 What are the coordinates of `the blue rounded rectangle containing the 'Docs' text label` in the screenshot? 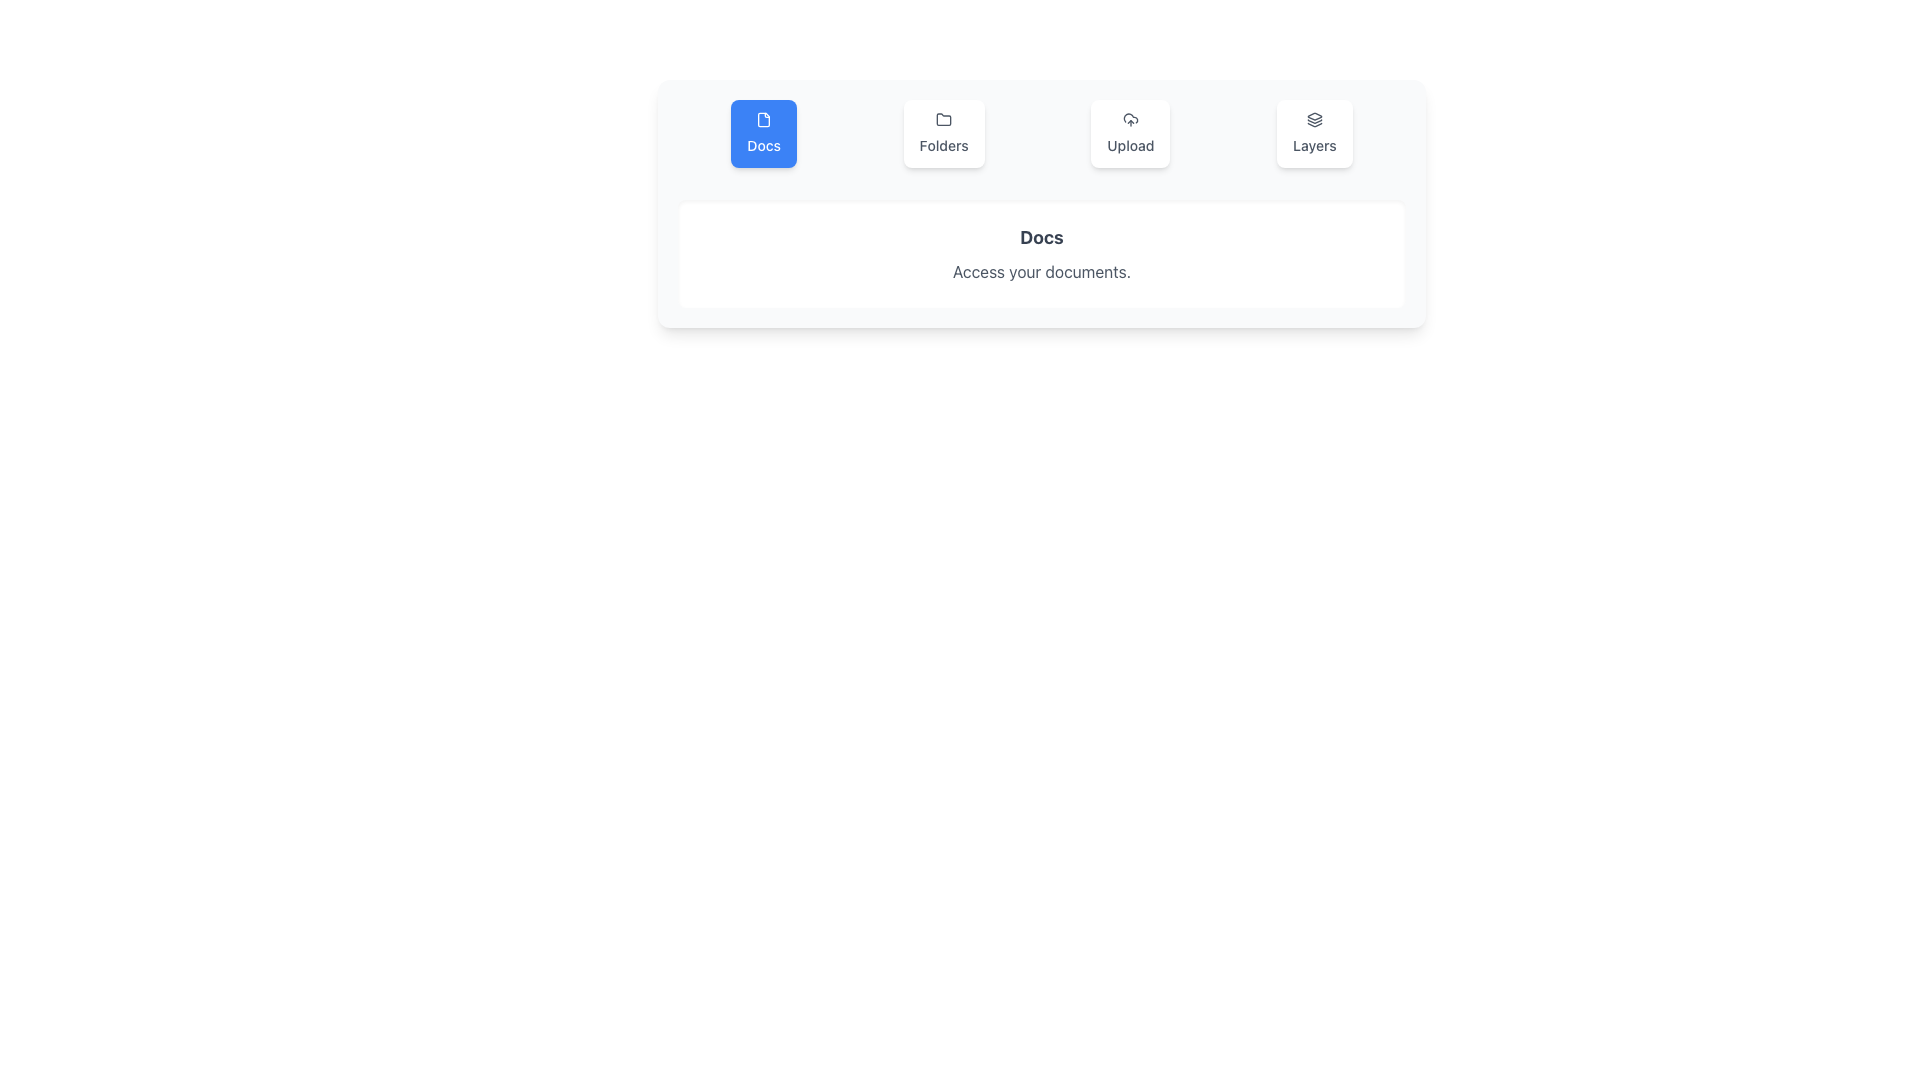 It's located at (762, 145).